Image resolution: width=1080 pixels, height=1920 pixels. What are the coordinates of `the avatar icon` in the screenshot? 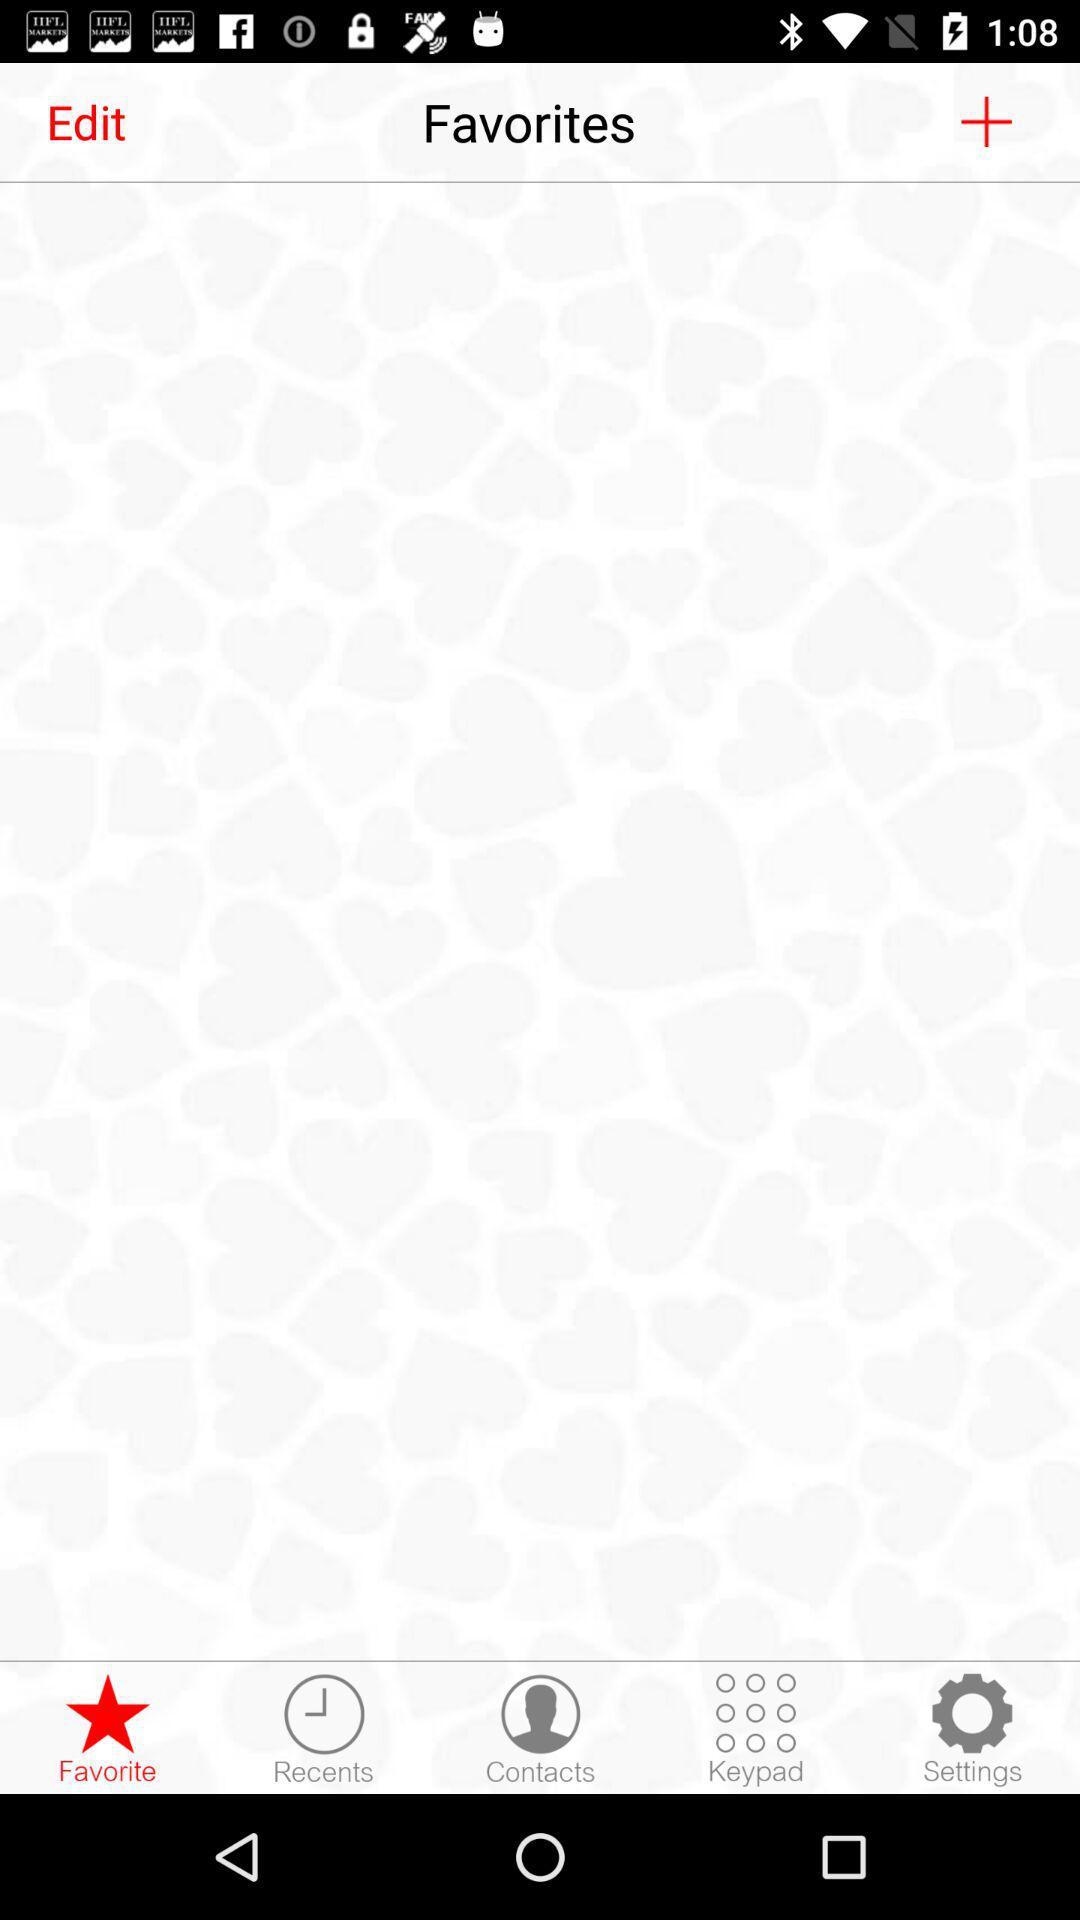 It's located at (540, 1728).